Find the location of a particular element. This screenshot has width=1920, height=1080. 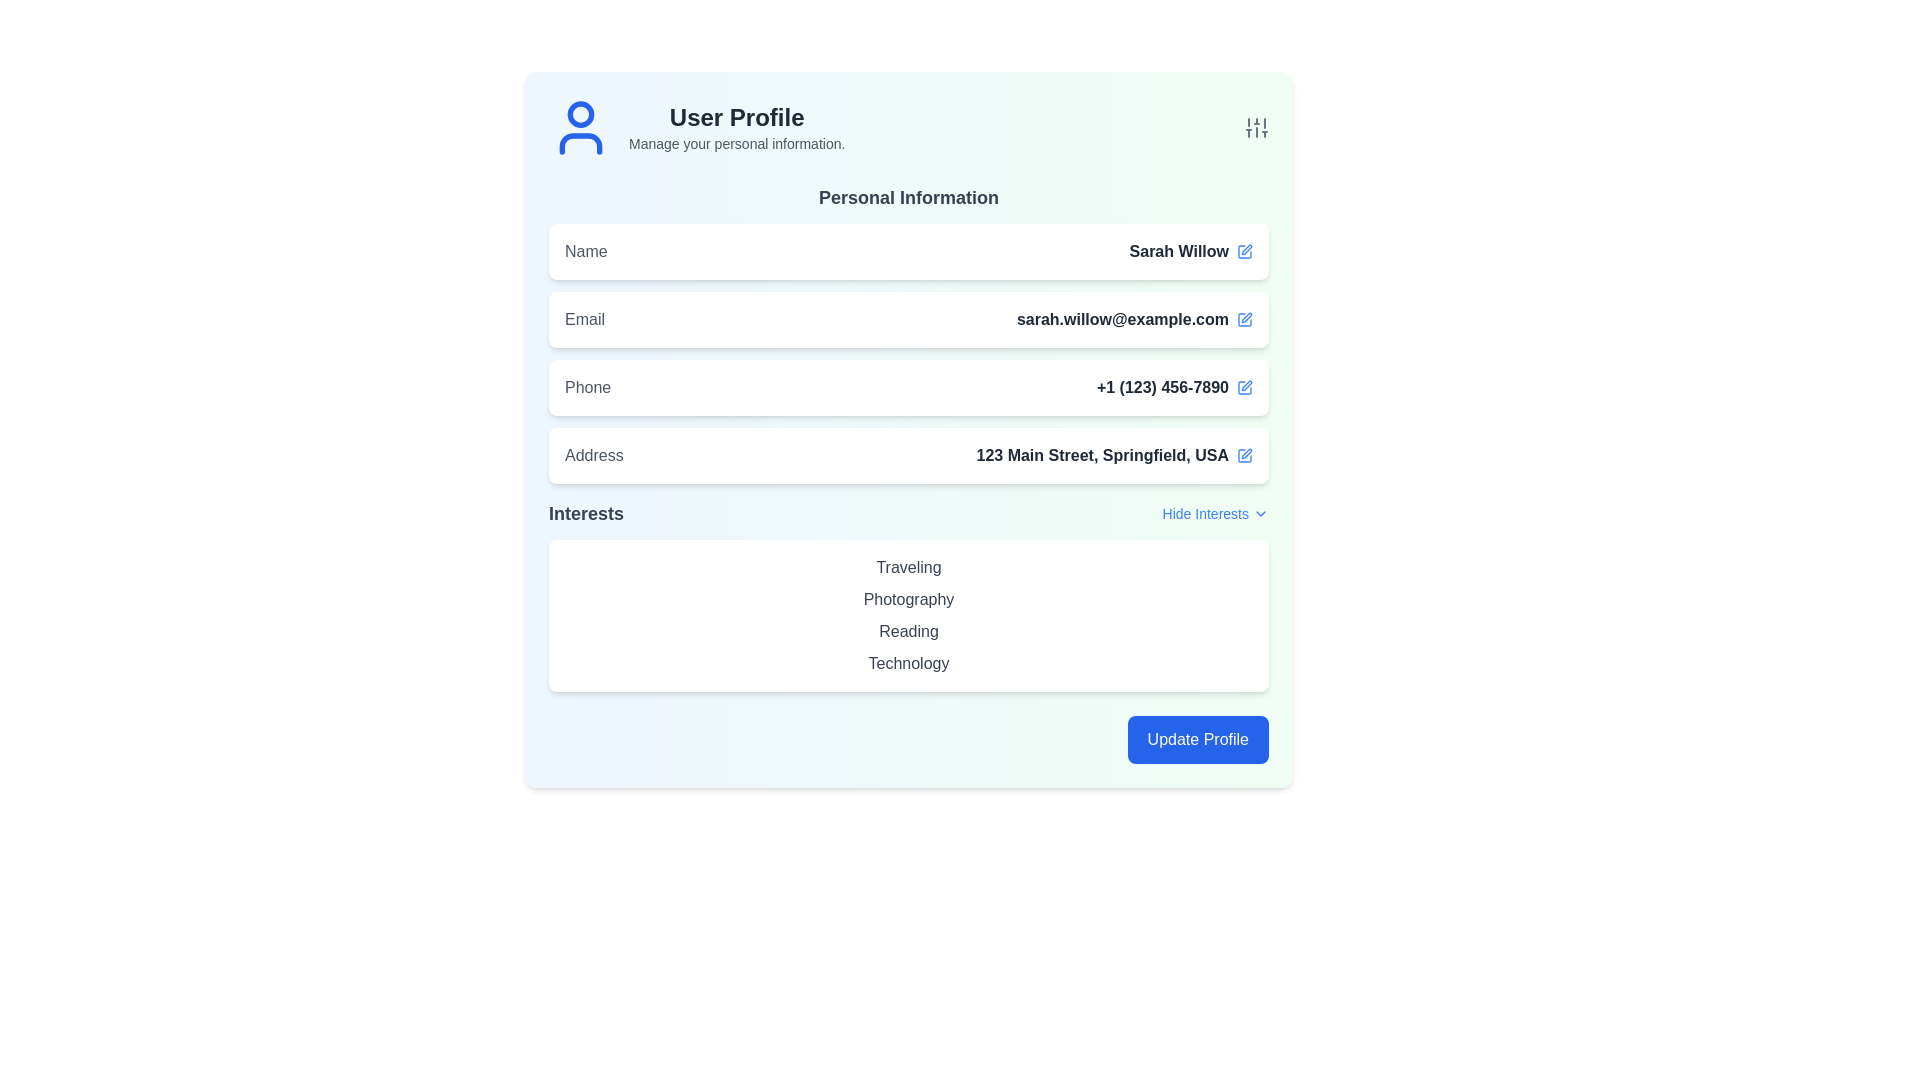

the small blue square icon with a pen symbol located in the 'Personal Information' section, immediately to the right of the text 'Sarah Willow' is located at coordinates (1243, 250).